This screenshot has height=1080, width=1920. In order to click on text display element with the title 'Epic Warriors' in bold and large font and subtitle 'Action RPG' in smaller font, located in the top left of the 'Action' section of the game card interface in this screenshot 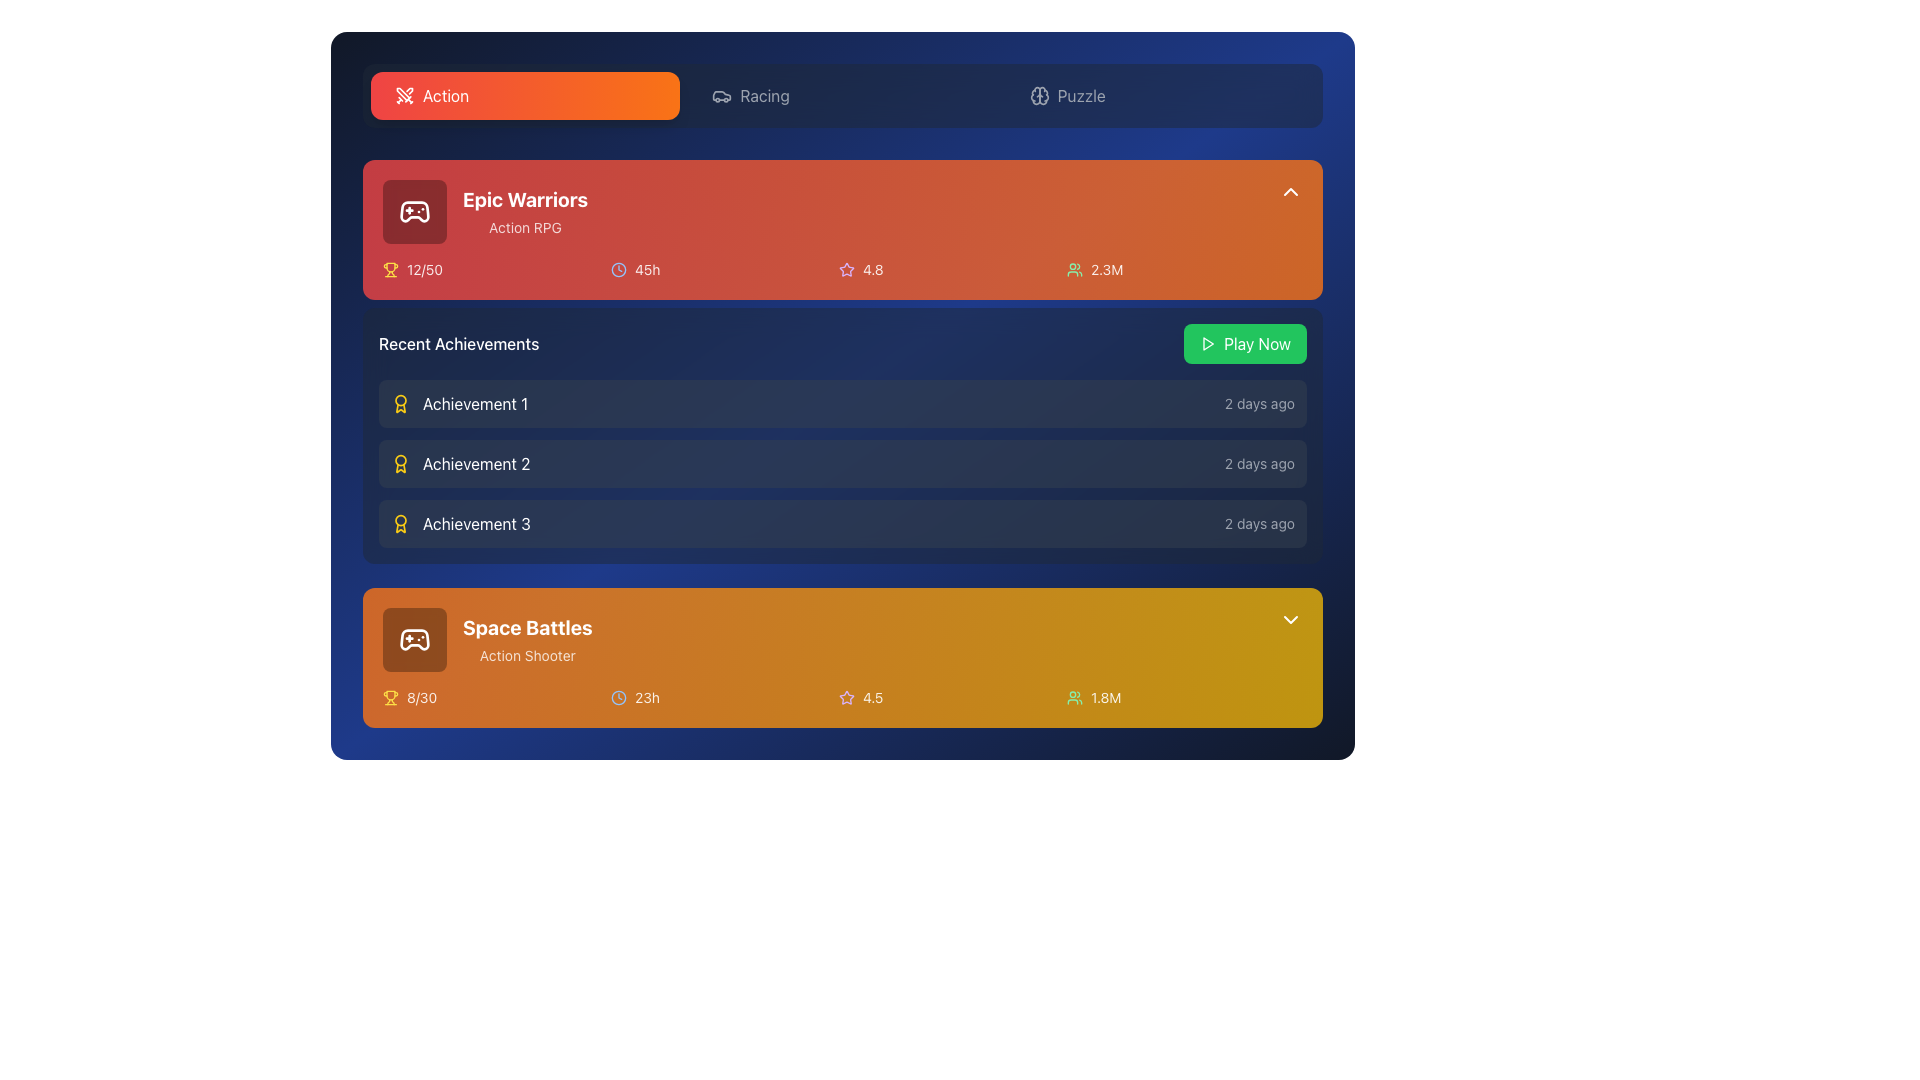, I will do `click(525, 212)`.